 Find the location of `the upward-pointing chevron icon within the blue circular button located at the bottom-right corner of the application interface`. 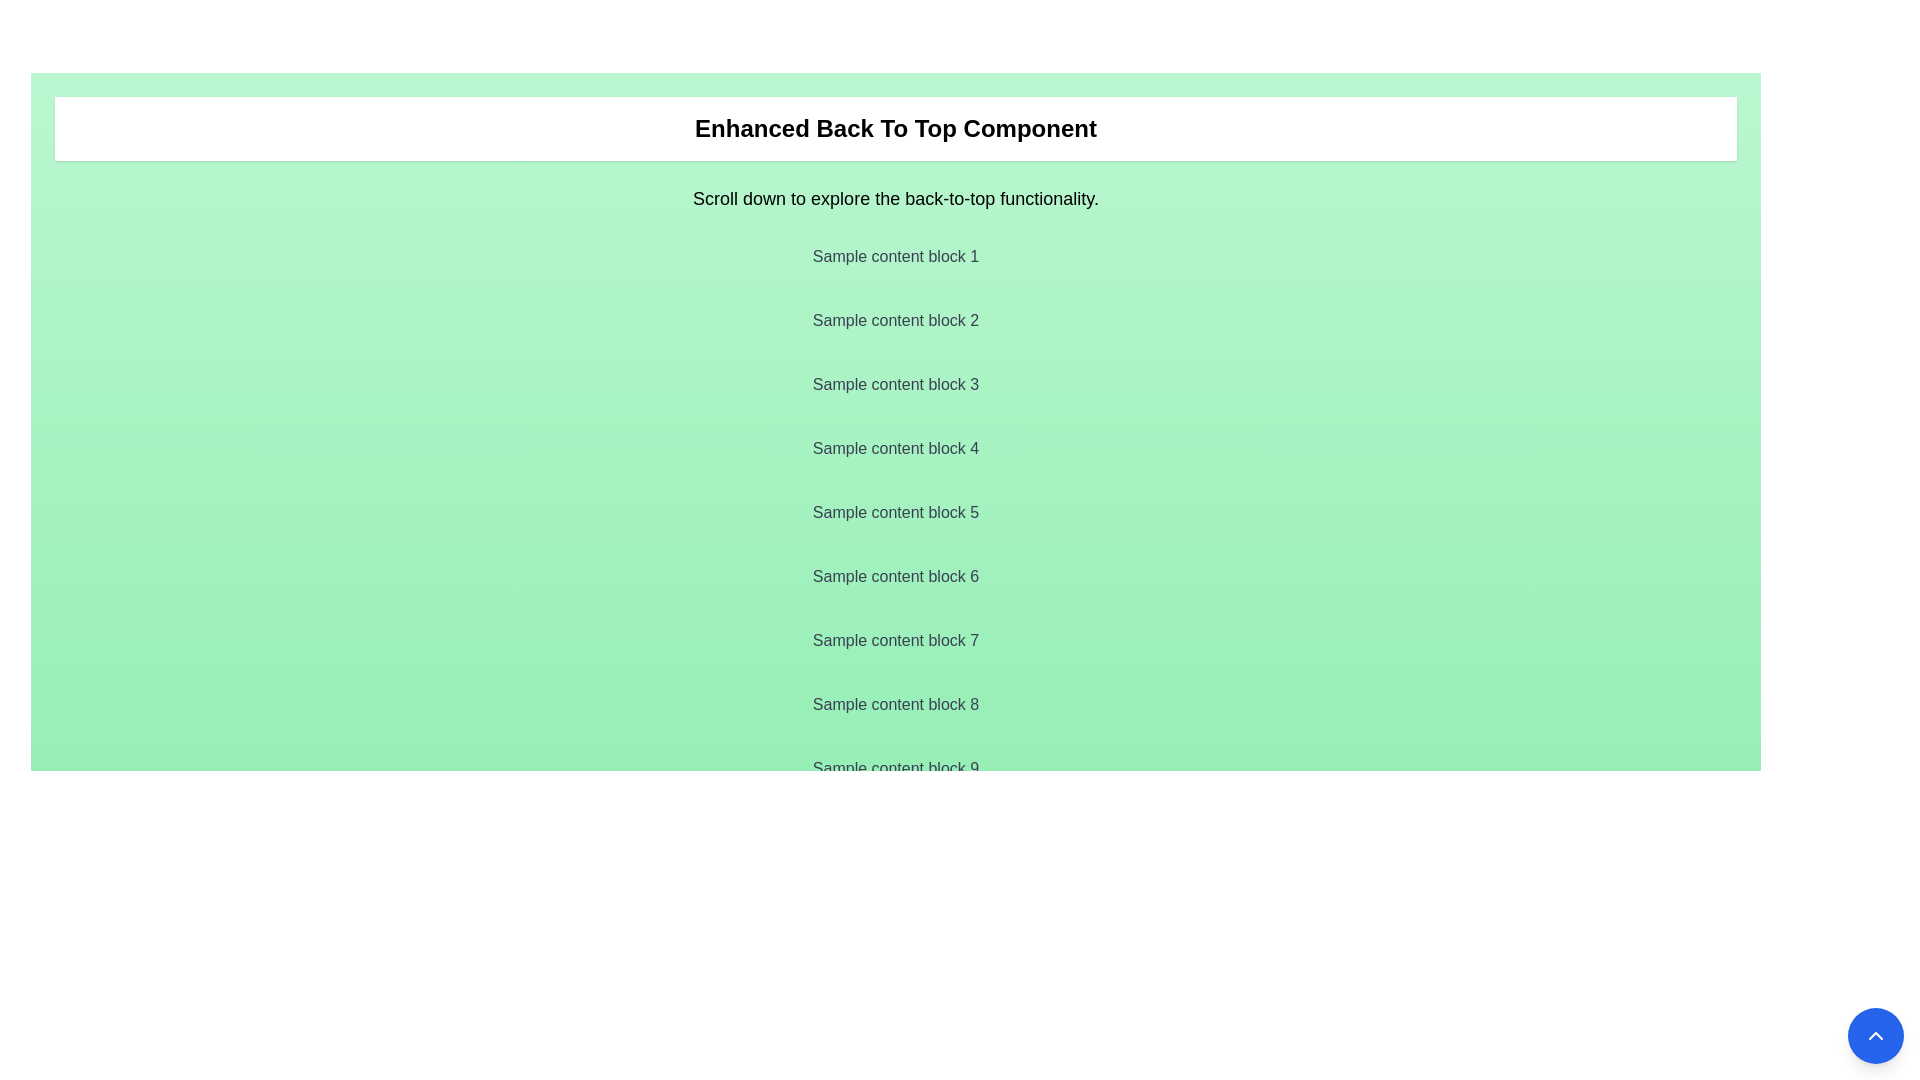

the upward-pointing chevron icon within the blue circular button located at the bottom-right corner of the application interface is located at coordinates (1875, 1035).